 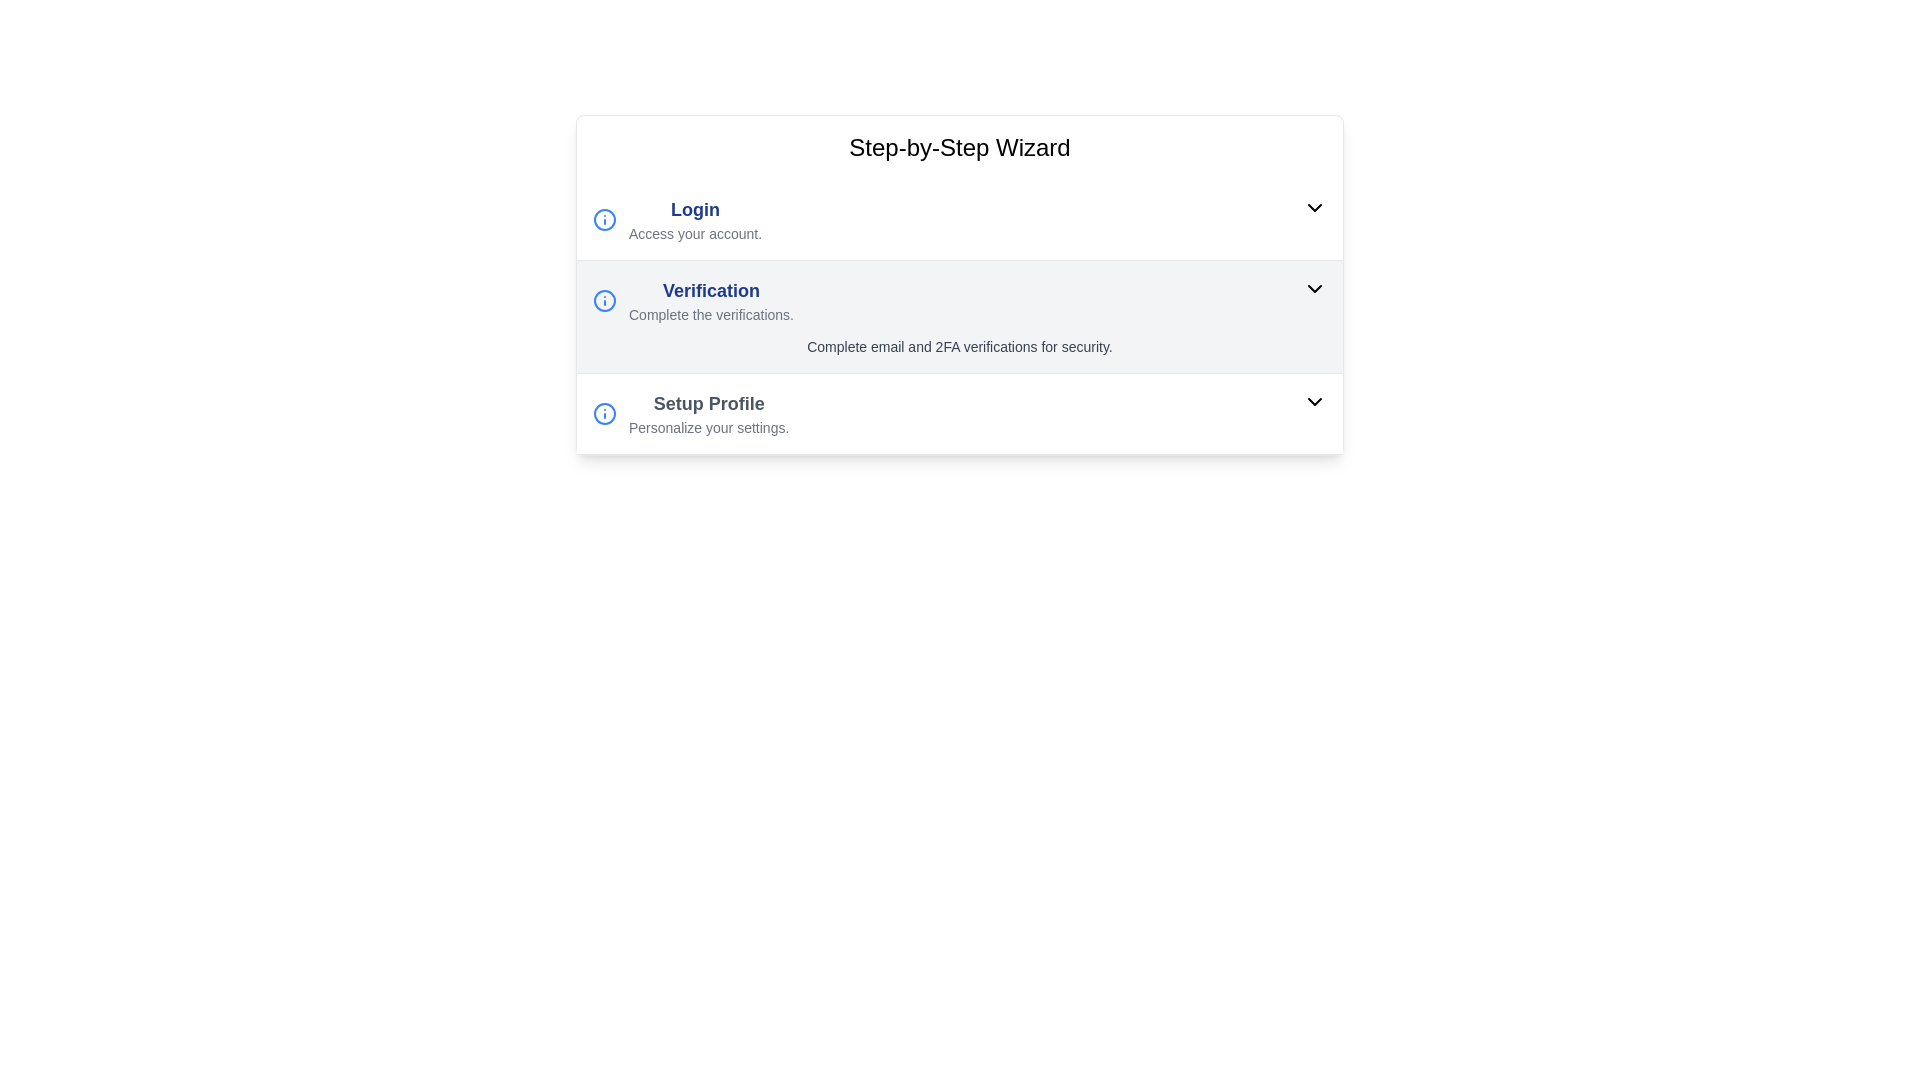 What do you see at coordinates (603, 300) in the screenshot?
I see `the iconographic element that serves as an indicator for the 'Verification' step, located to the left of the text 'Verification' in the second row of the step-by-step wizard interface` at bounding box center [603, 300].